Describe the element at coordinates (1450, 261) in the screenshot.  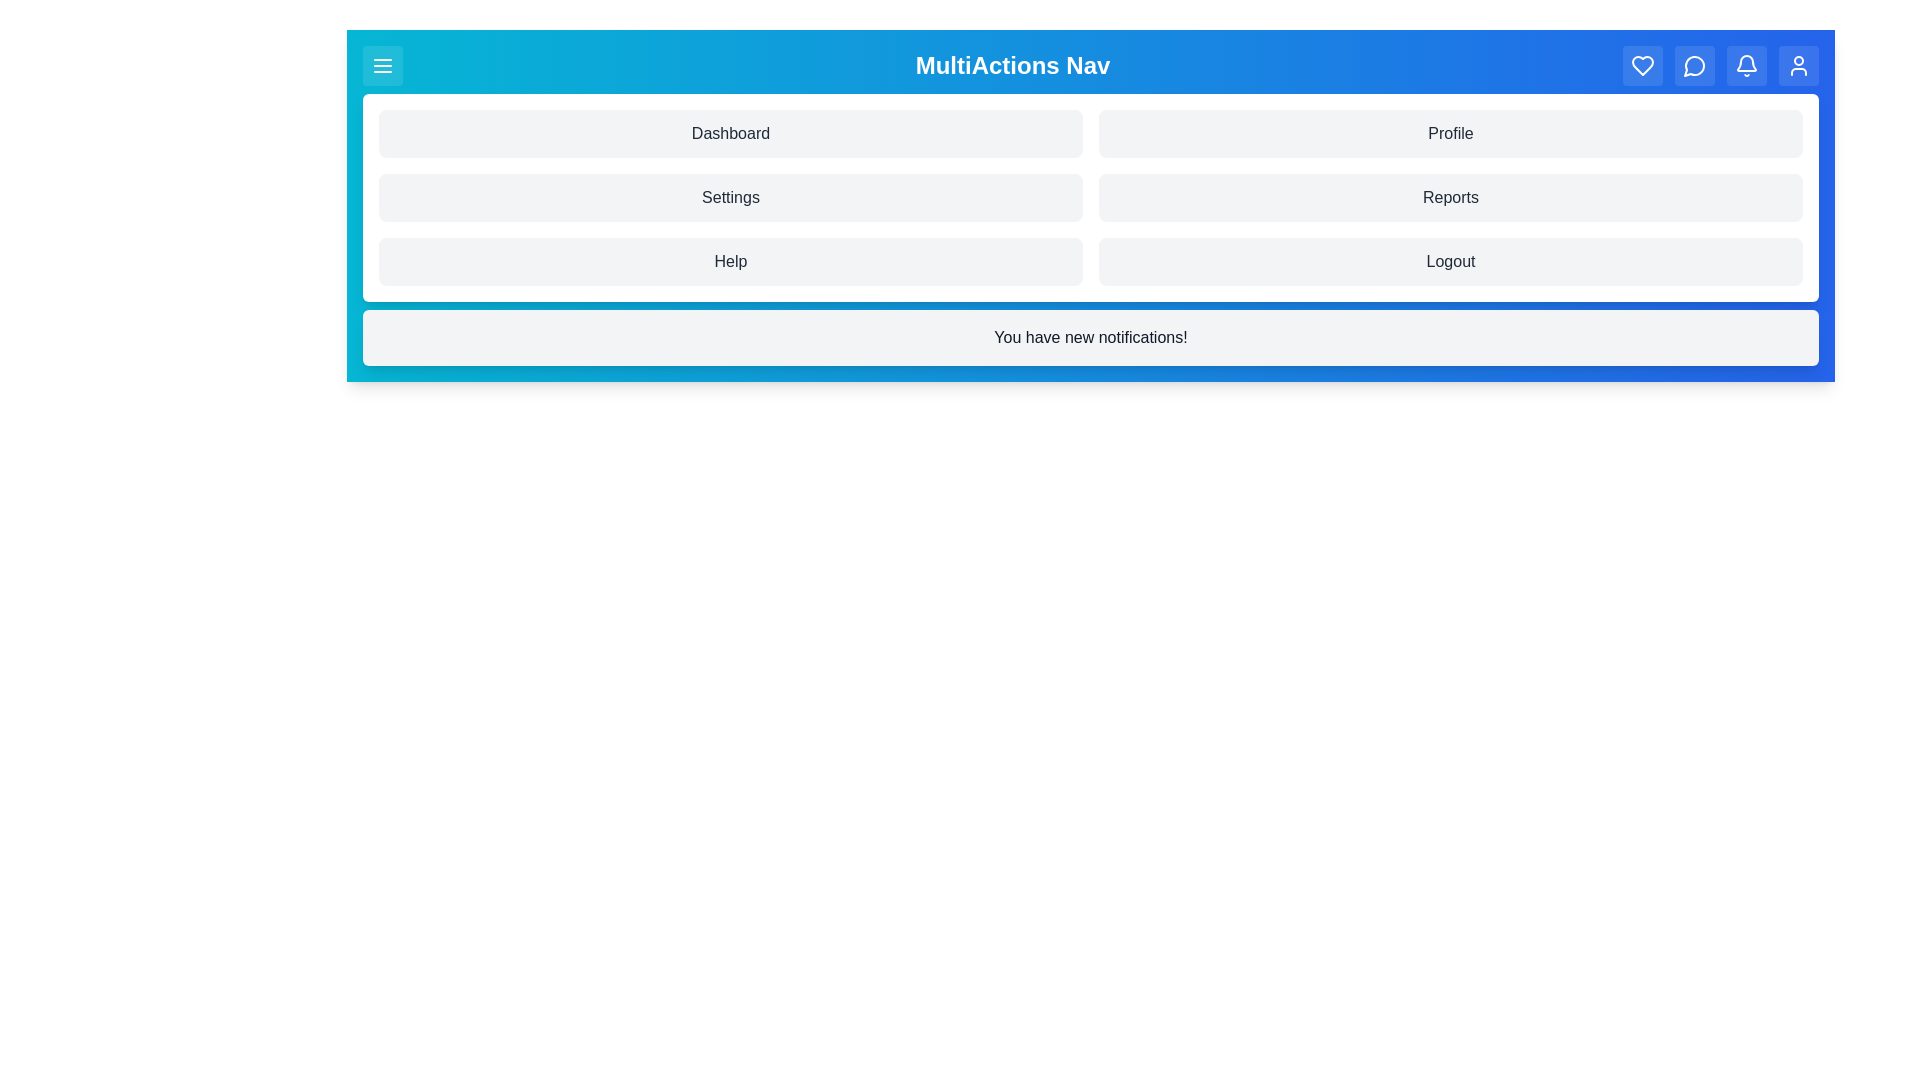
I see `the menu item labeled Logout` at that location.